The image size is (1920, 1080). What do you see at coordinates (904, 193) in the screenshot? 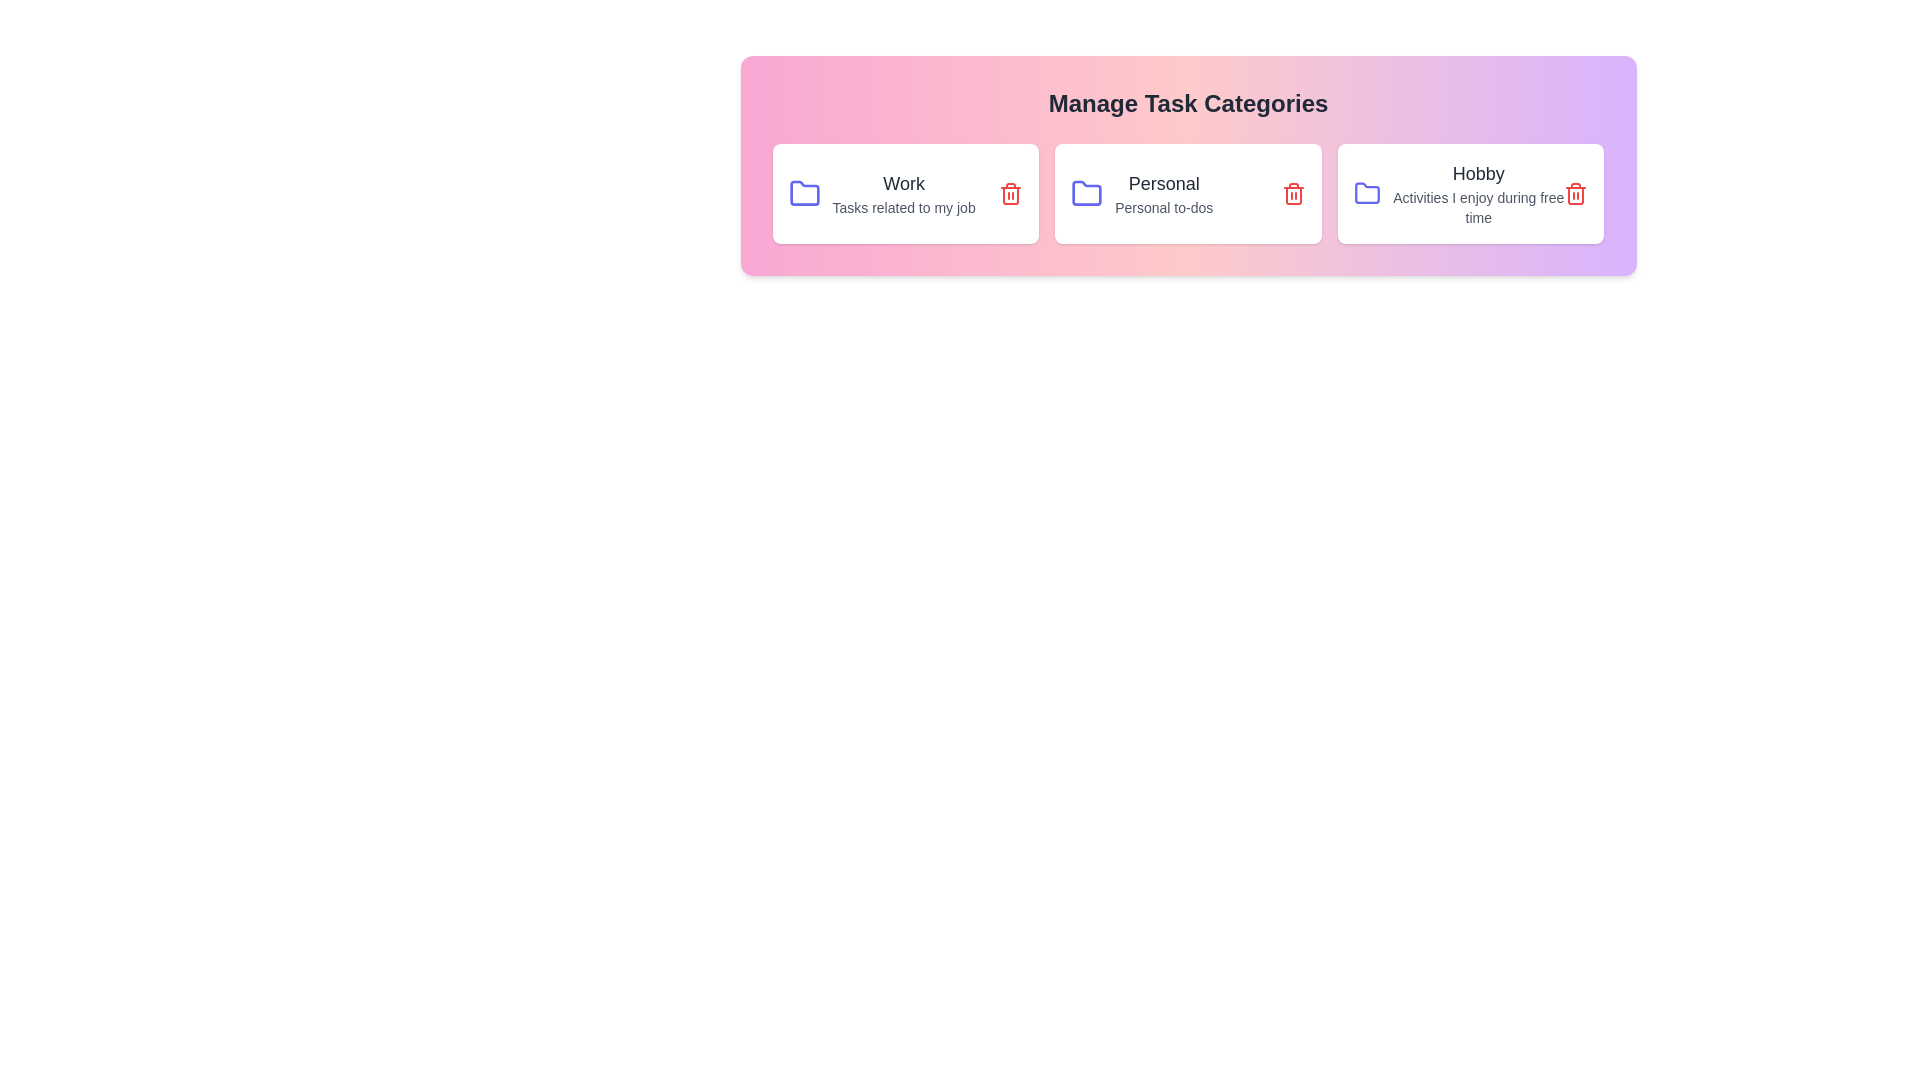
I see `the category card labeled 'Work' to observe hover effects` at bounding box center [904, 193].